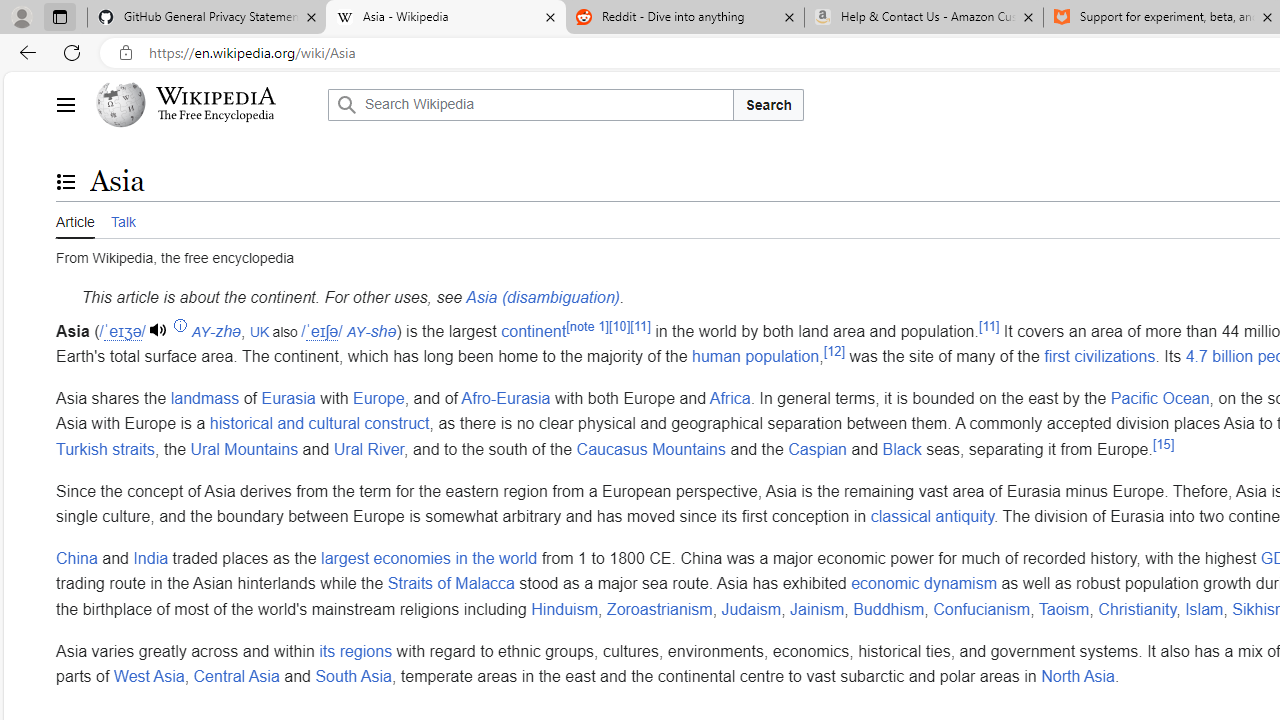 This screenshot has height=720, width=1280. I want to click on 'Straits of Malacca', so click(449, 584).